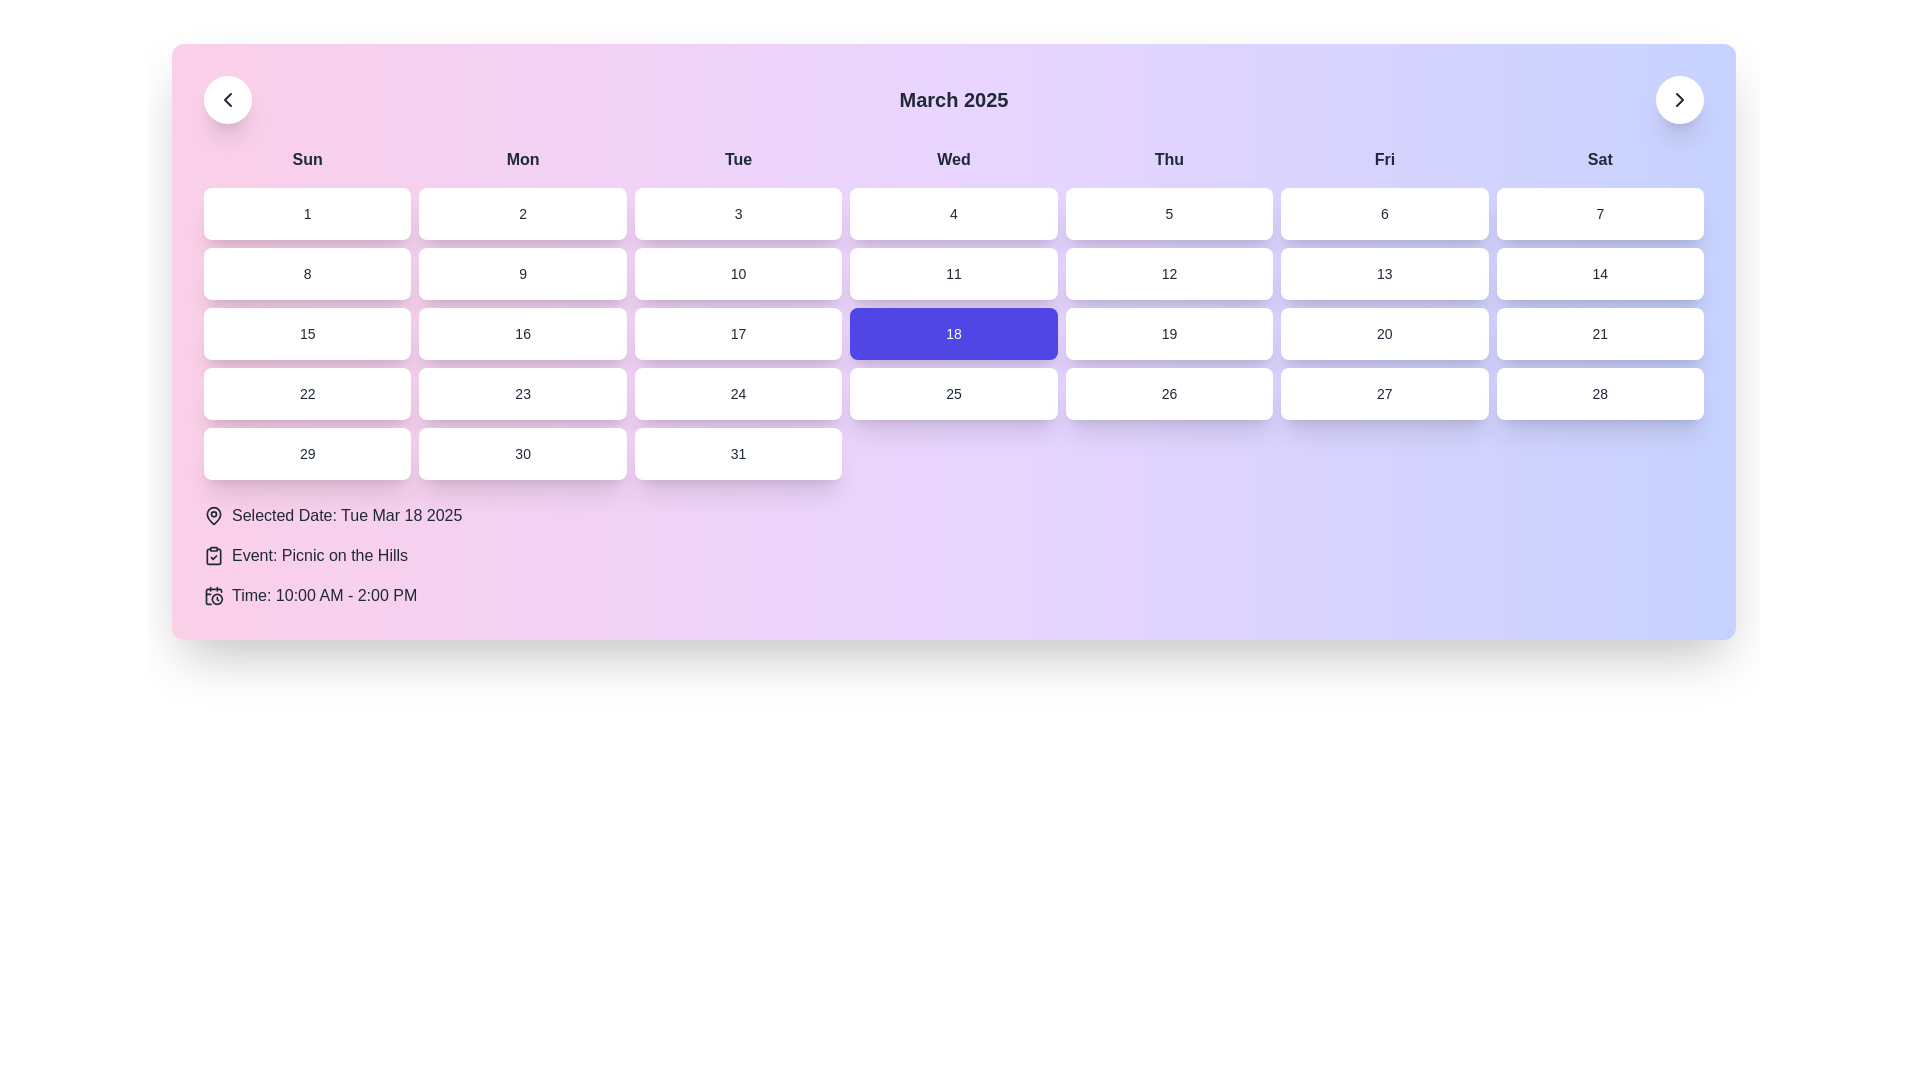 This screenshot has height=1080, width=1920. What do you see at coordinates (306, 393) in the screenshot?
I see `the clickable calendar date box displaying the number '22'` at bounding box center [306, 393].